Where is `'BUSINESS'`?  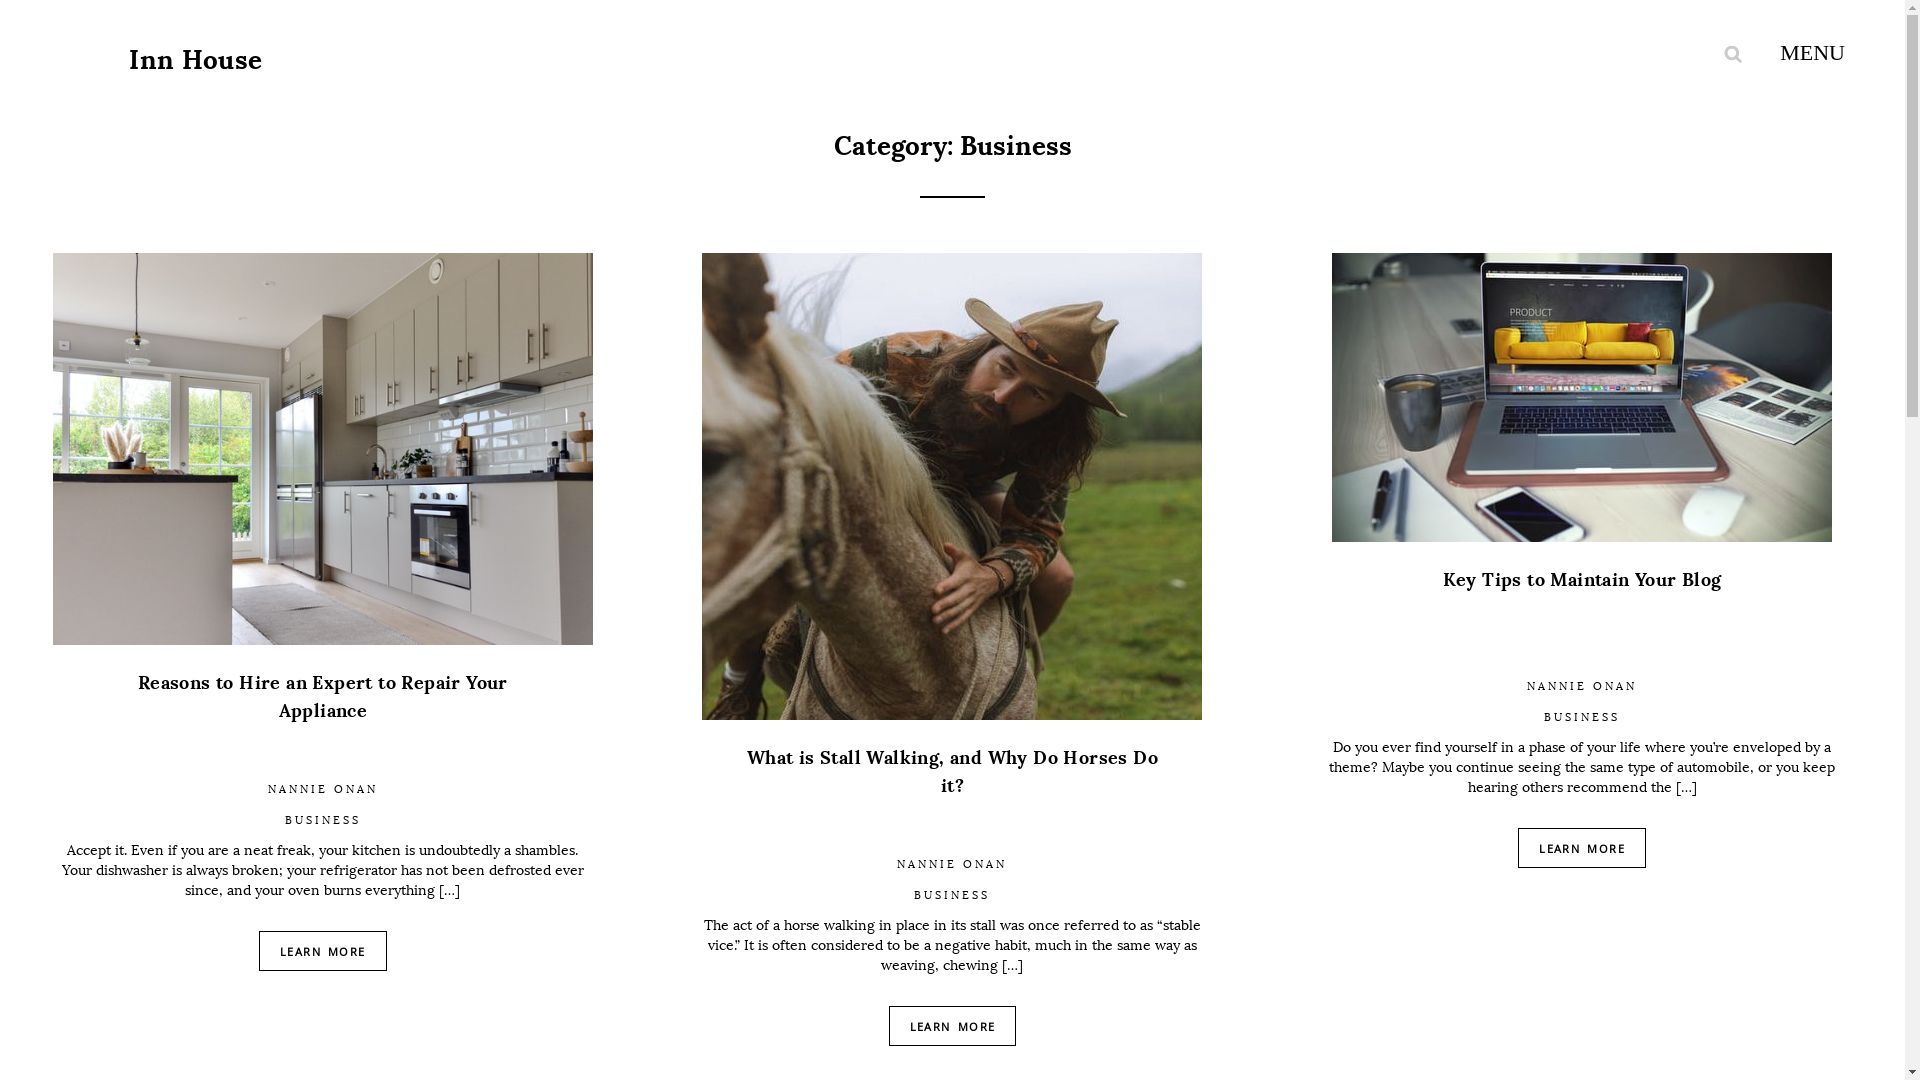
'BUSINESS' is located at coordinates (950, 894).